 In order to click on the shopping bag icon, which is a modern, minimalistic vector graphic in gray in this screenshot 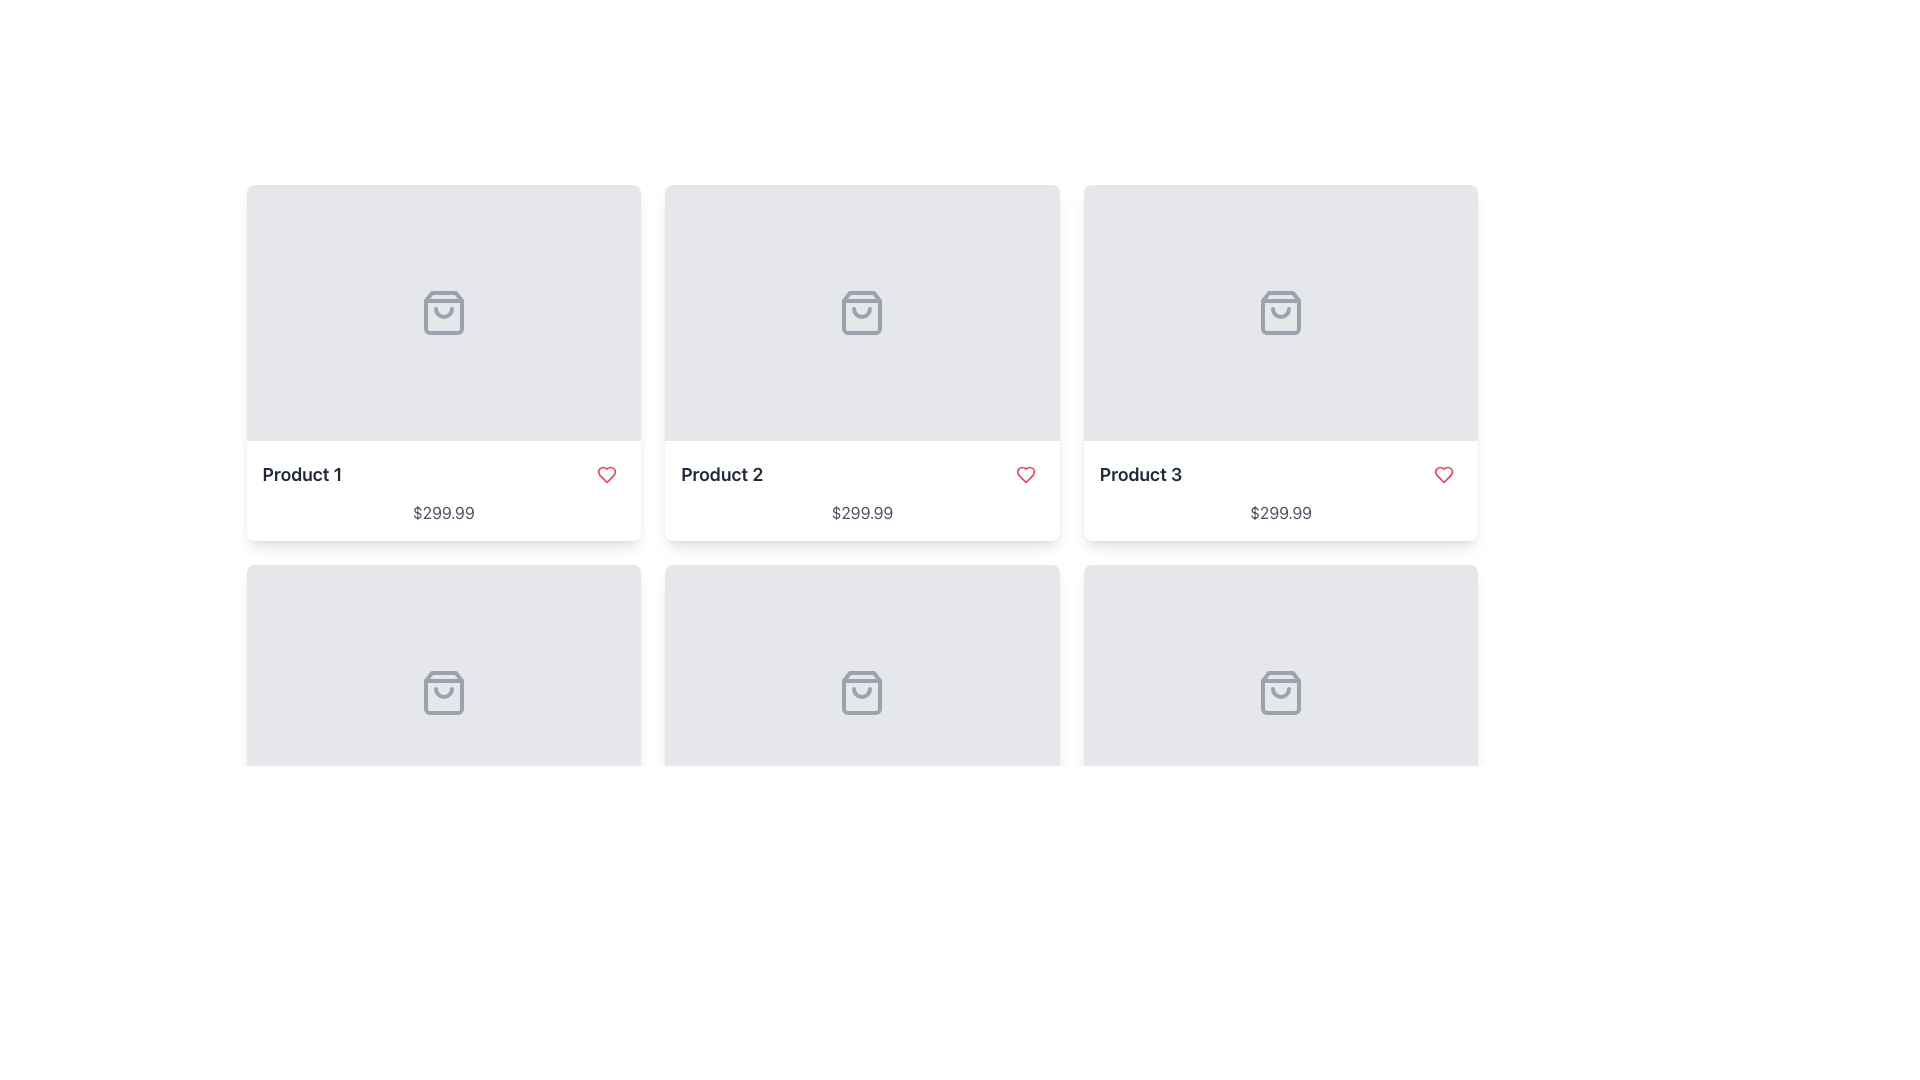, I will do `click(862, 692)`.